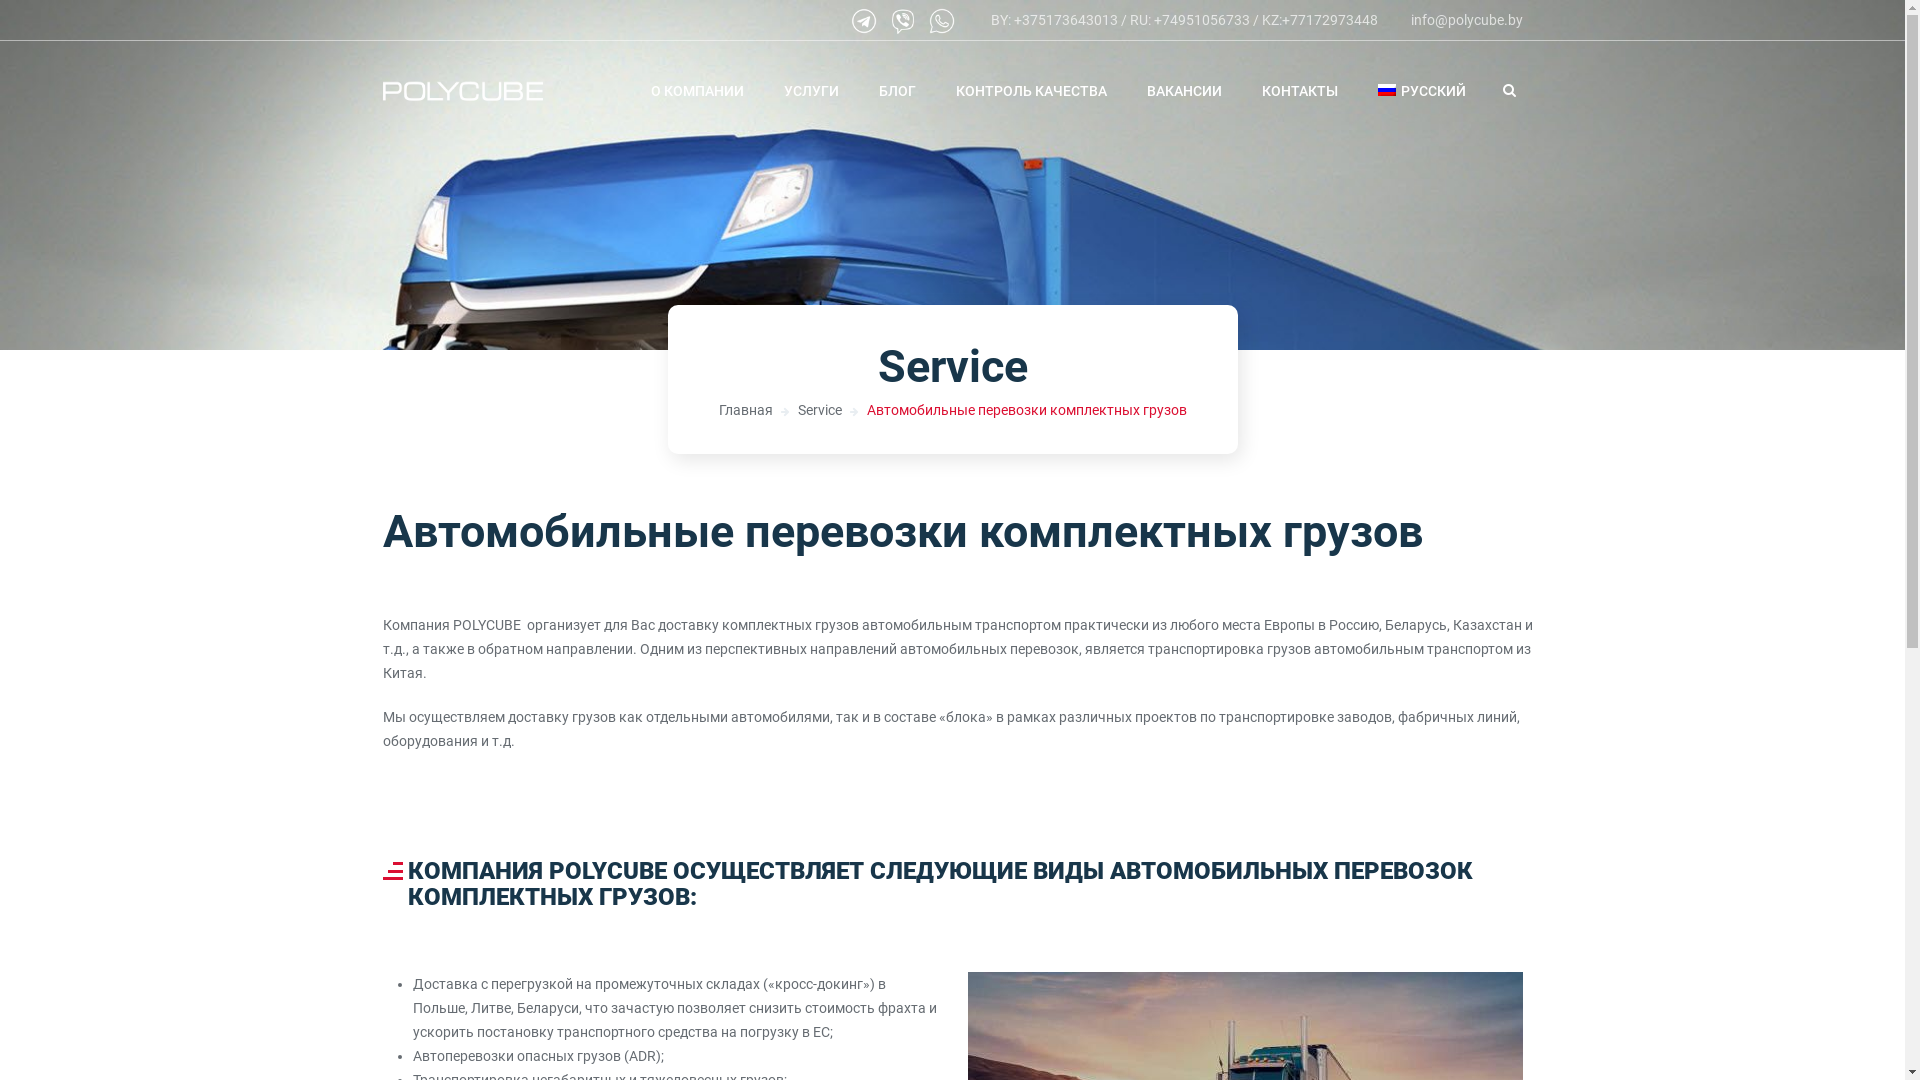 The height and width of the screenshot is (1080, 1920). I want to click on 'info@polycube.by', so click(1465, 19).